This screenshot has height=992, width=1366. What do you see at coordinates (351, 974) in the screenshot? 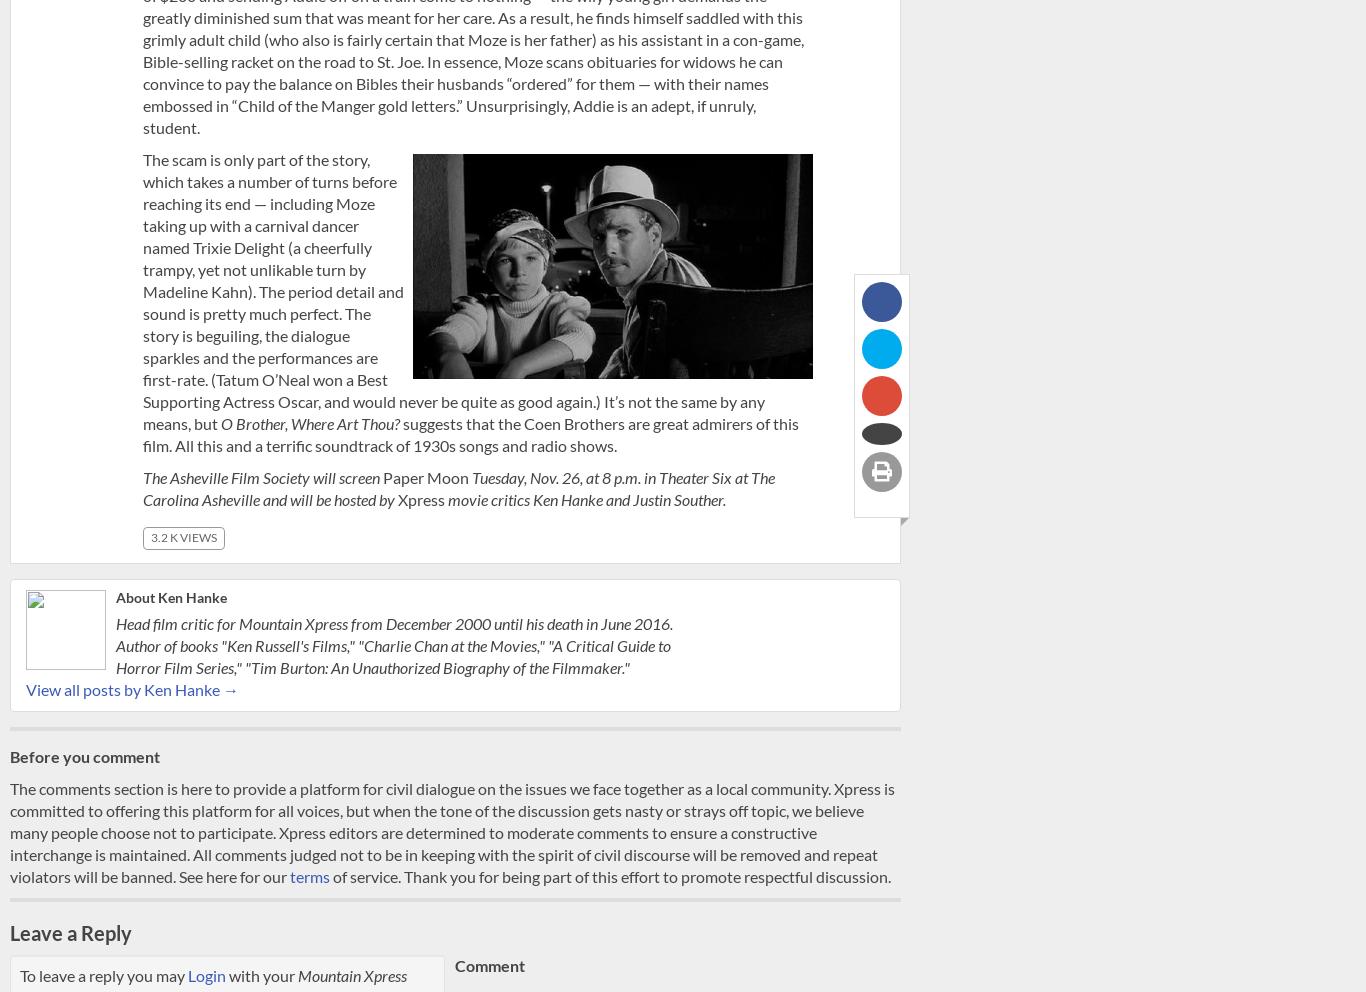
I see `'Mountain Xpress'` at bounding box center [351, 974].